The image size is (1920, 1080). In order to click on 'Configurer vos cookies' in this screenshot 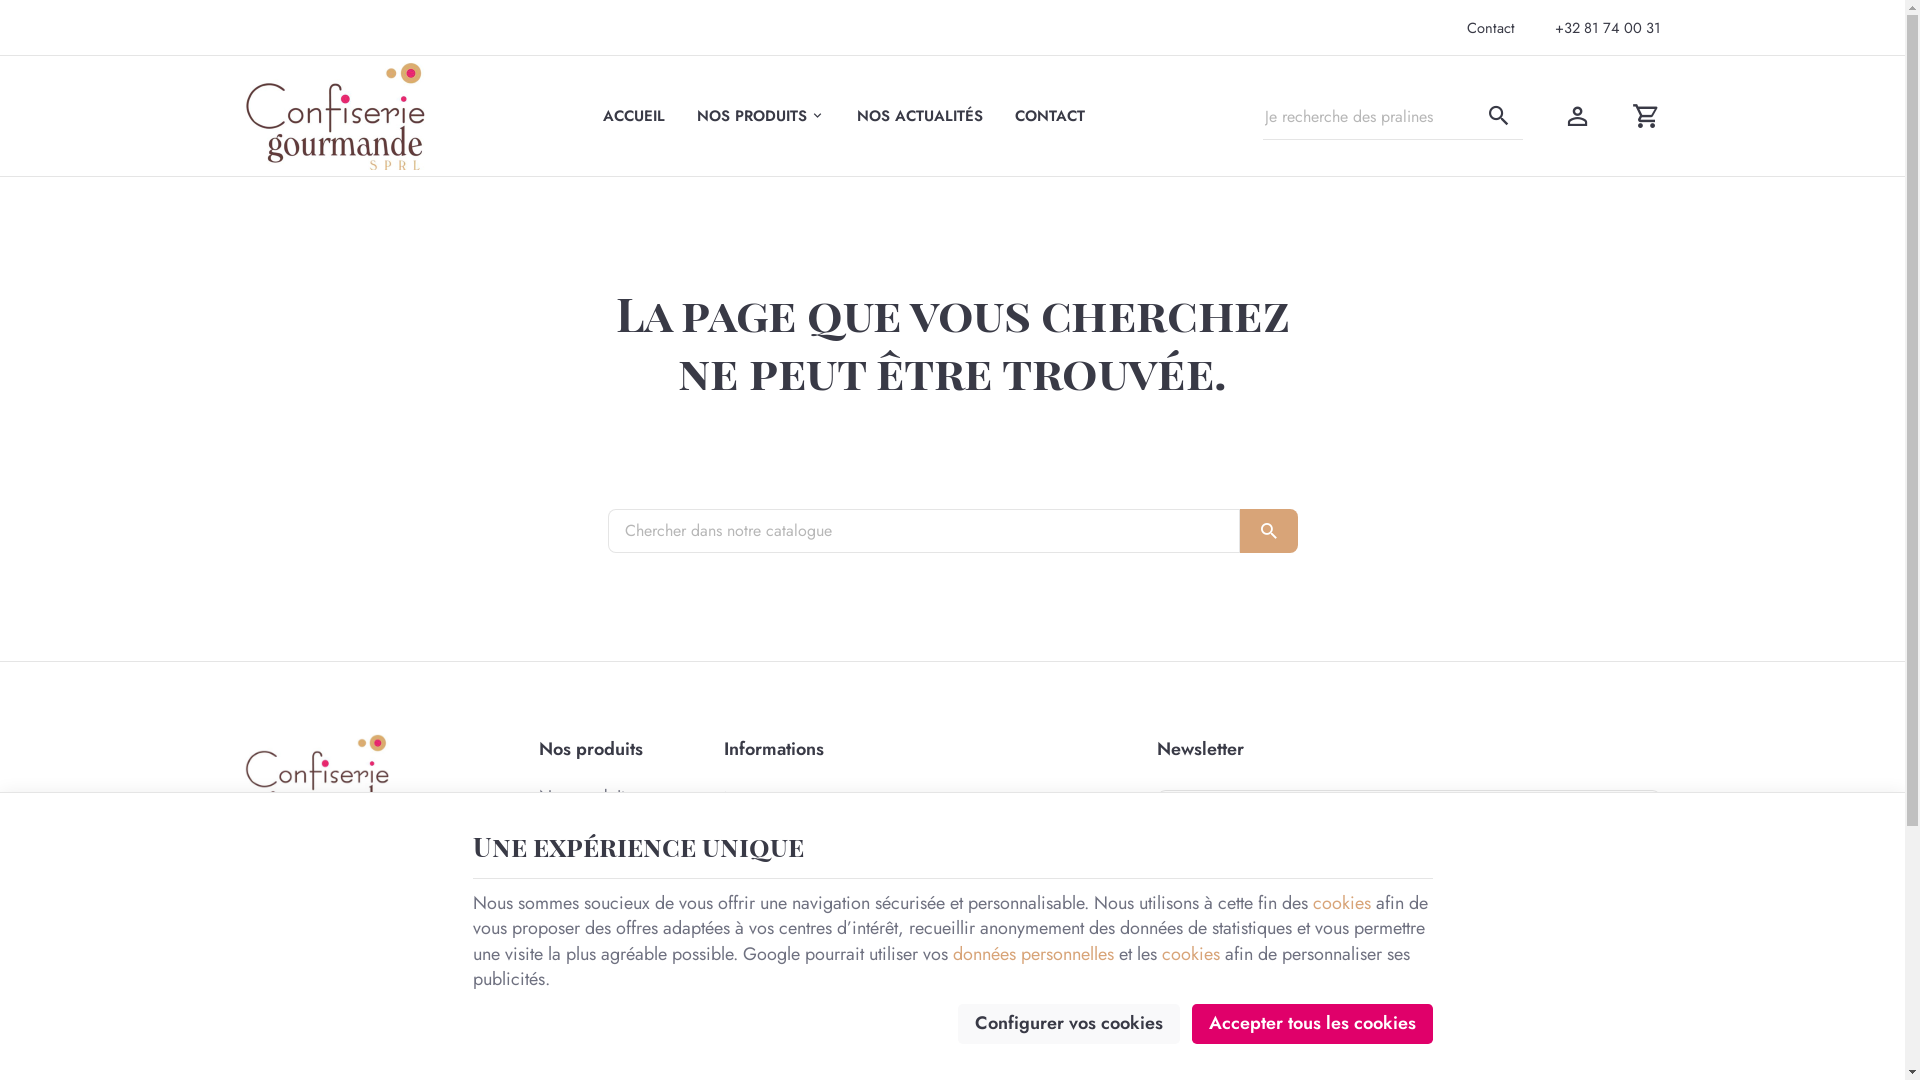, I will do `click(957, 1023)`.